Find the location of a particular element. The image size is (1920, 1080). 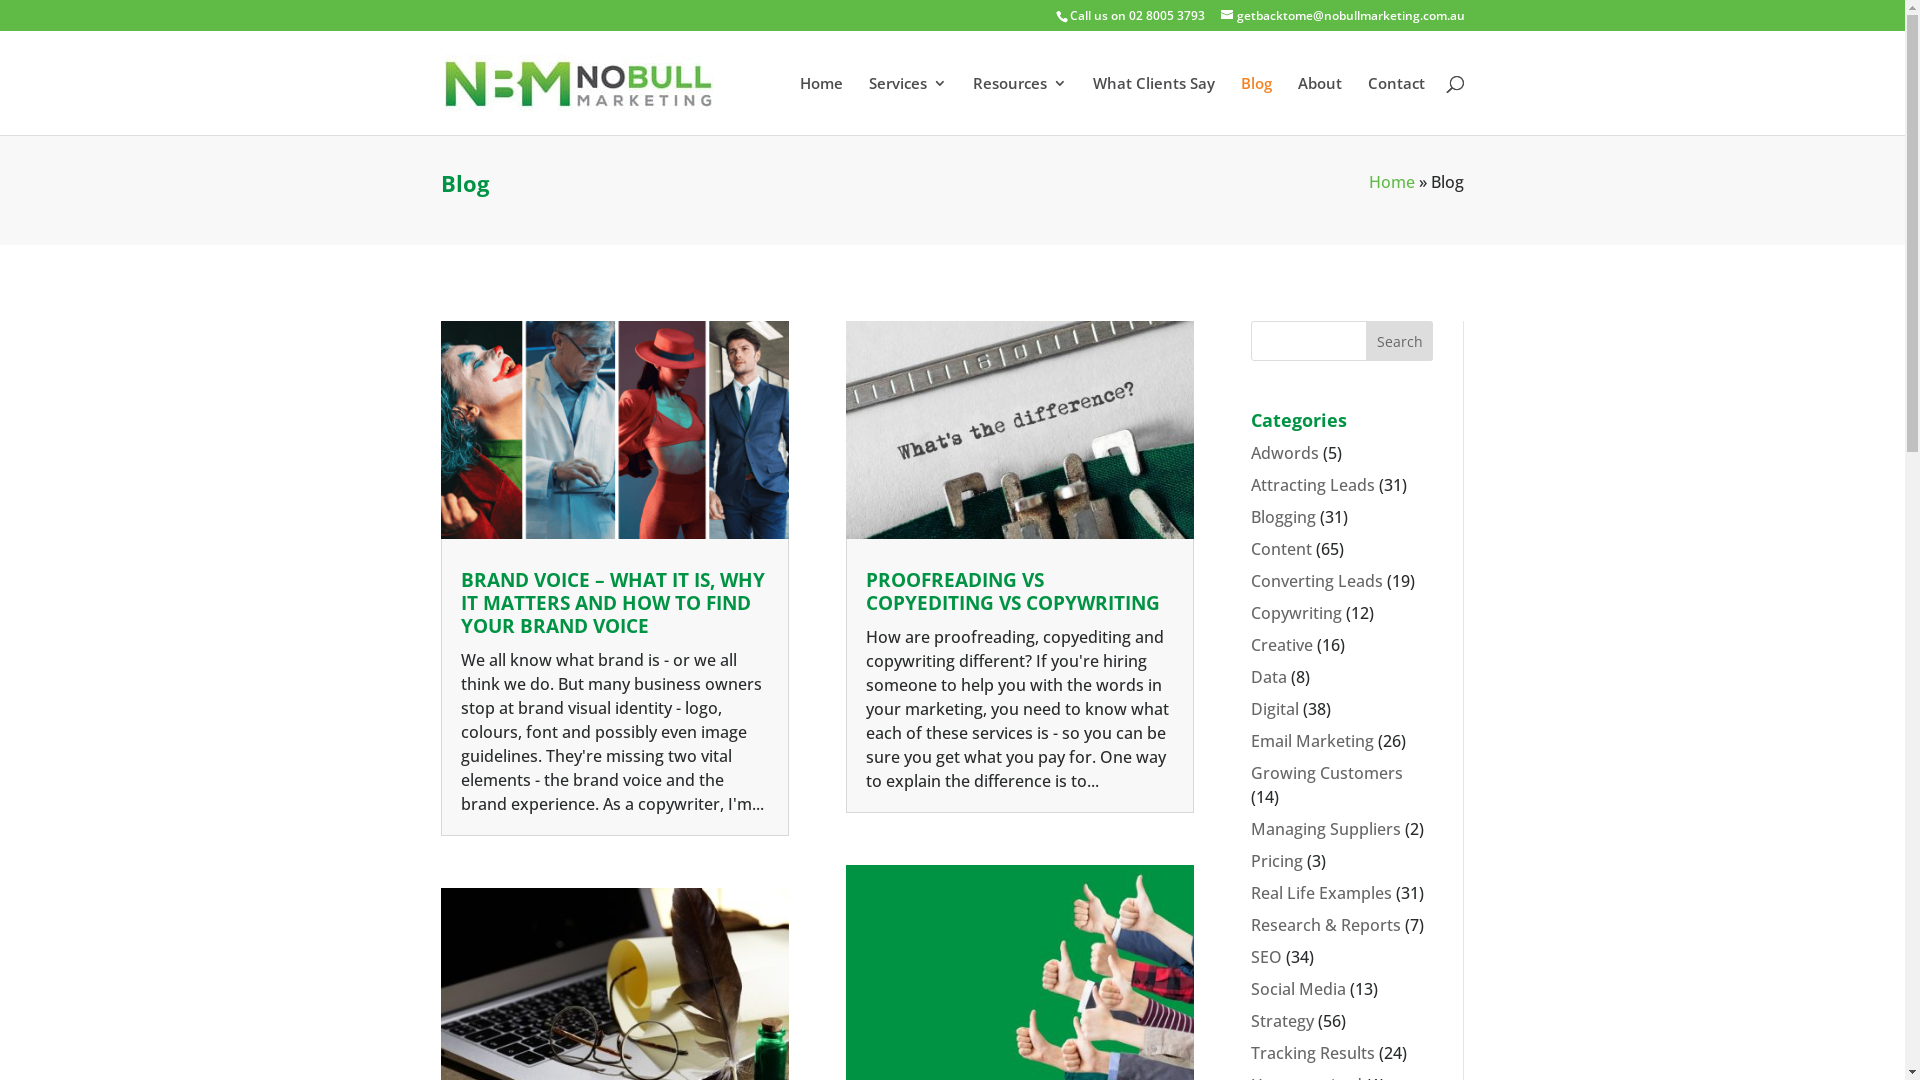

'Blogging' is located at coordinates (1283, 515).